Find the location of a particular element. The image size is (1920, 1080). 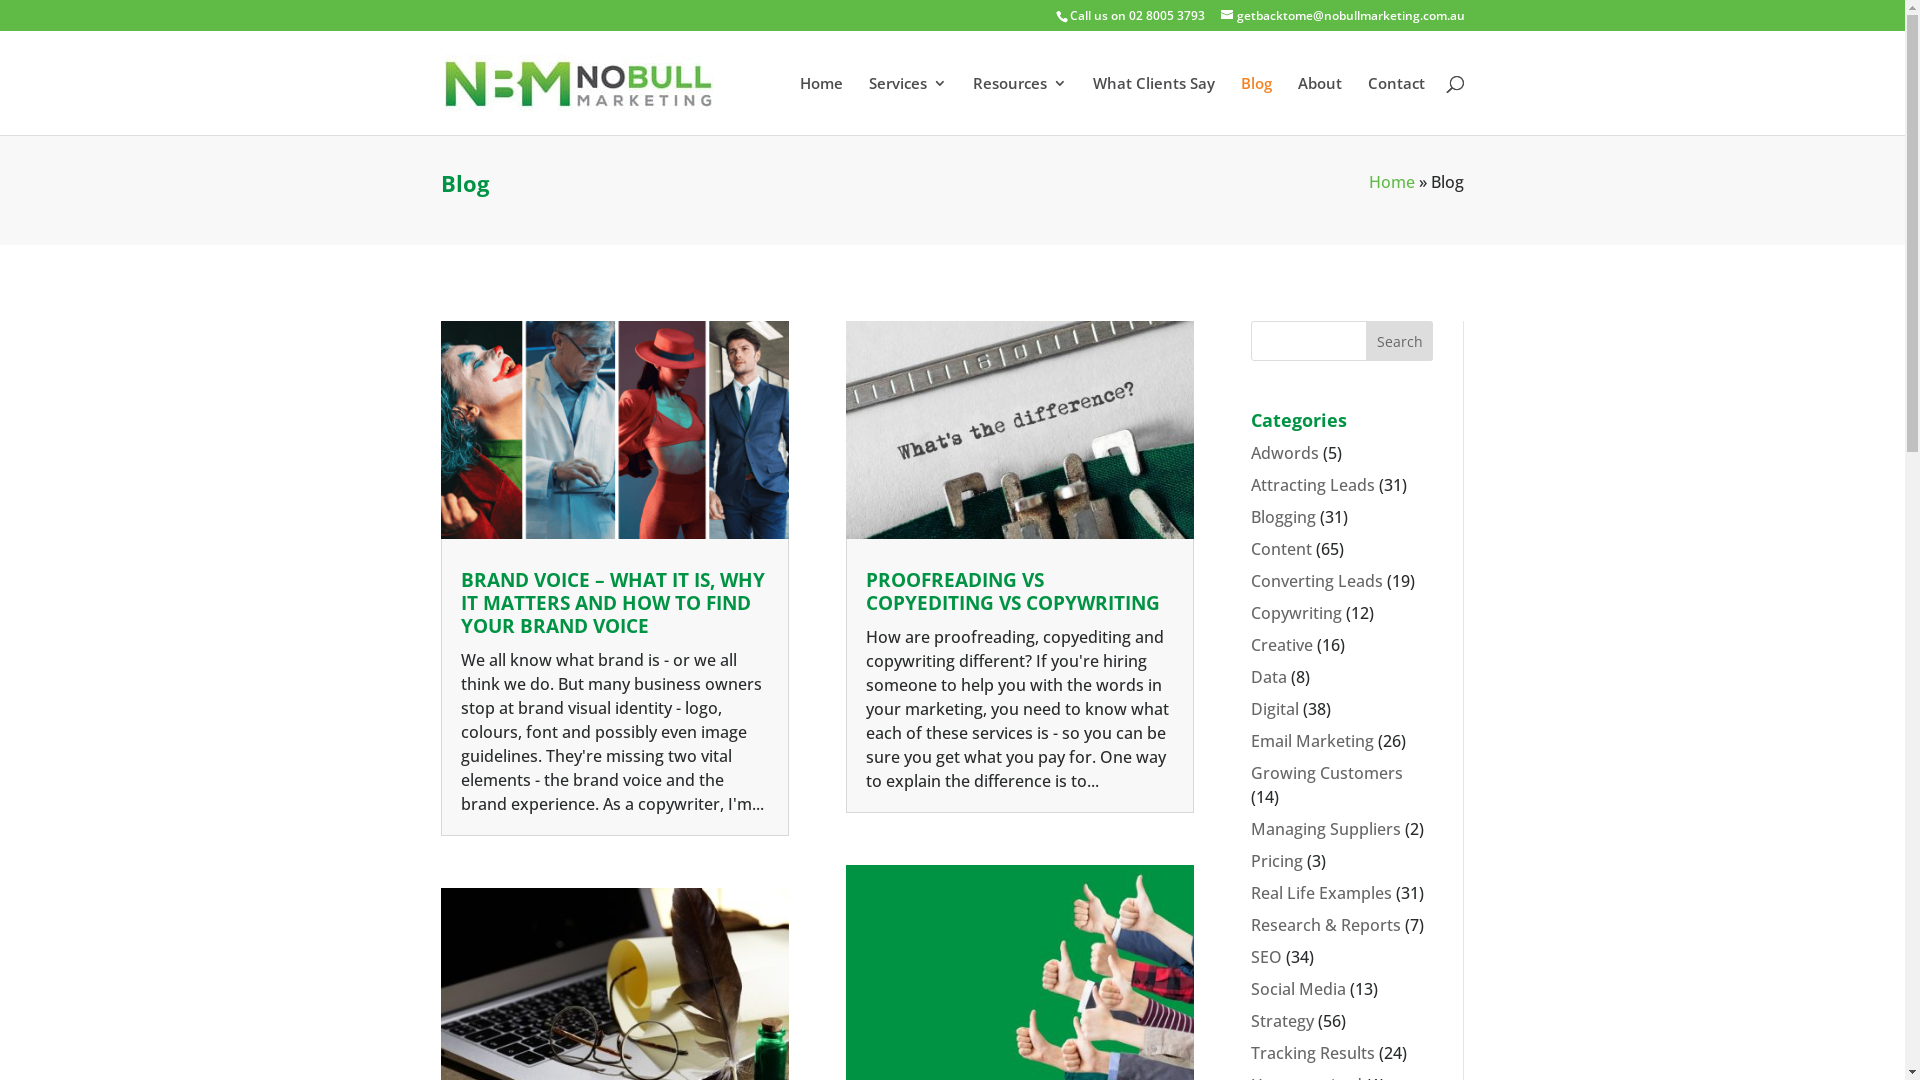

'Blogging' is located at coordinates (1283, 515).